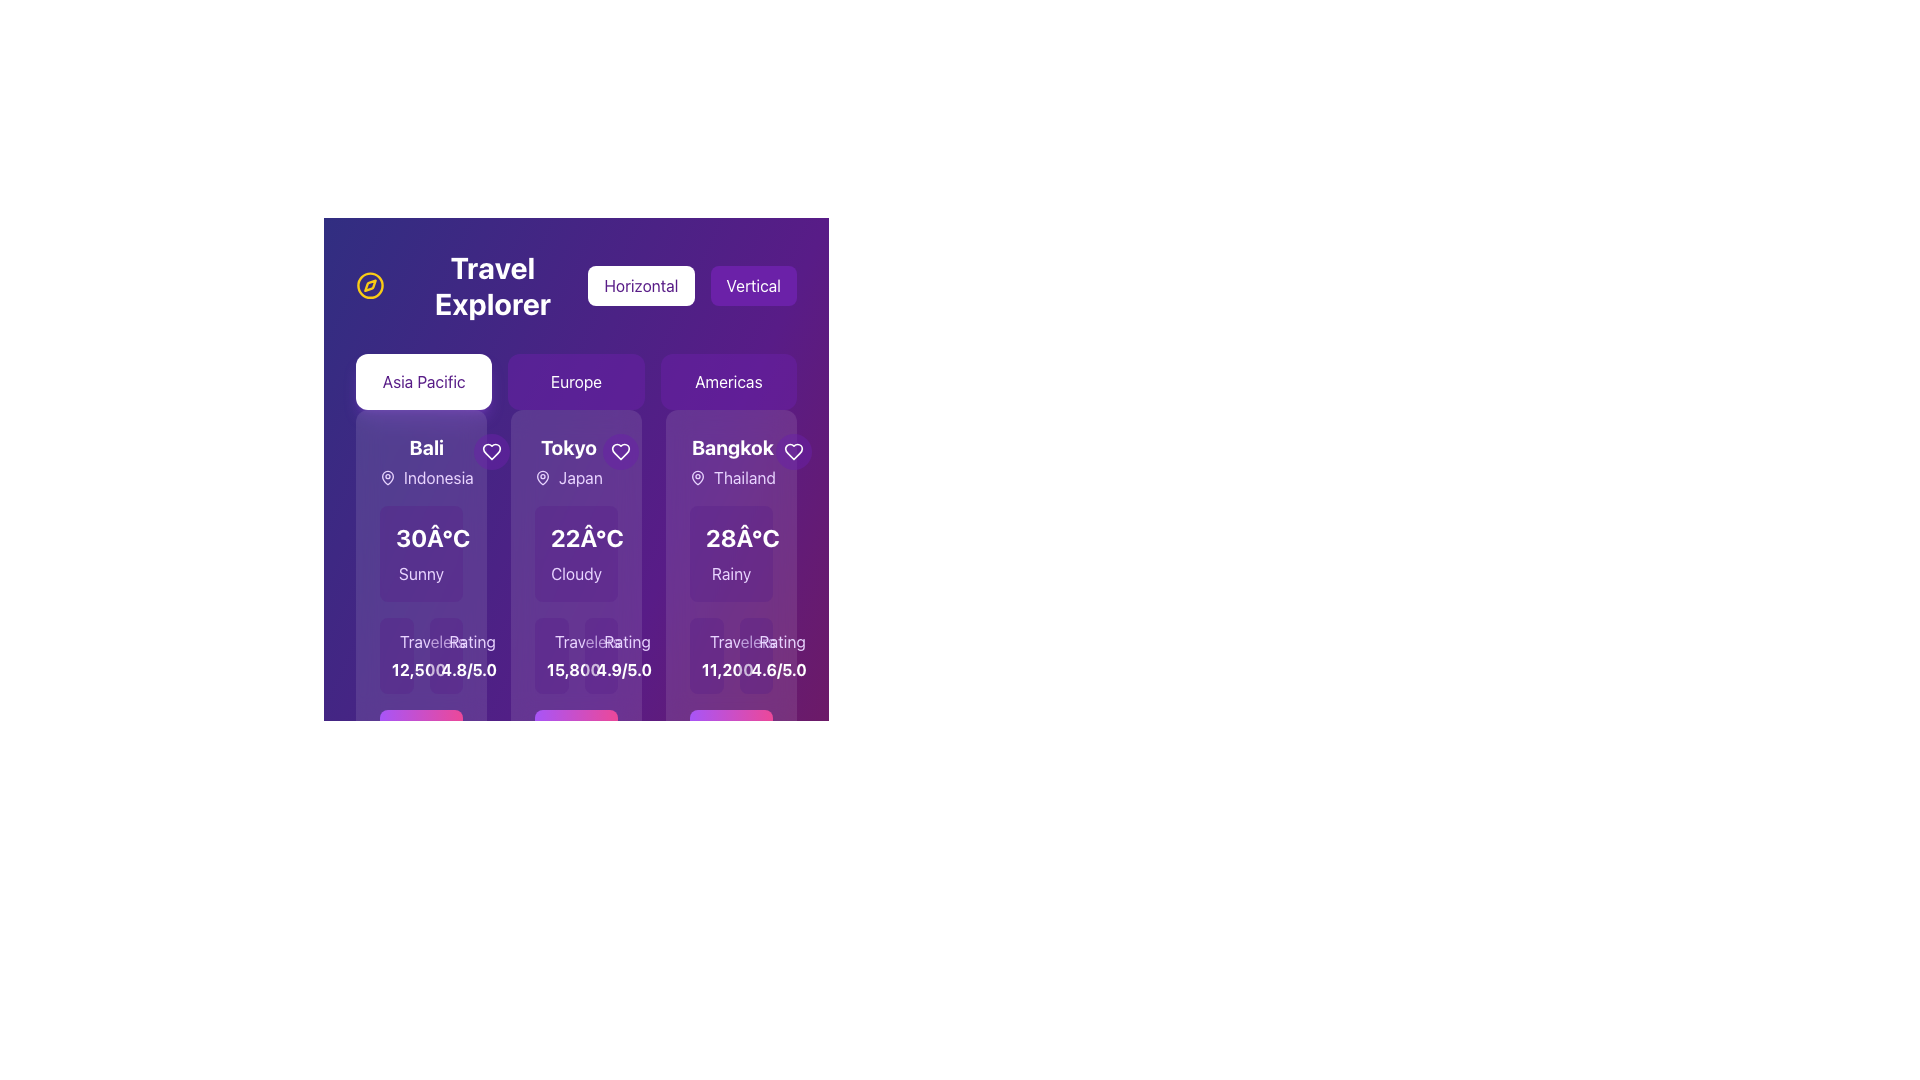 The image size is (1920, 1080). What do you see at coordinates (420, 574) in the screenshot?
I see `the text label displaying 'Sunny' in a light purple color, located within the rounded rectangle card labeled 'Bali', below the temperature display '30°C'` at bounding box center [420, 574].